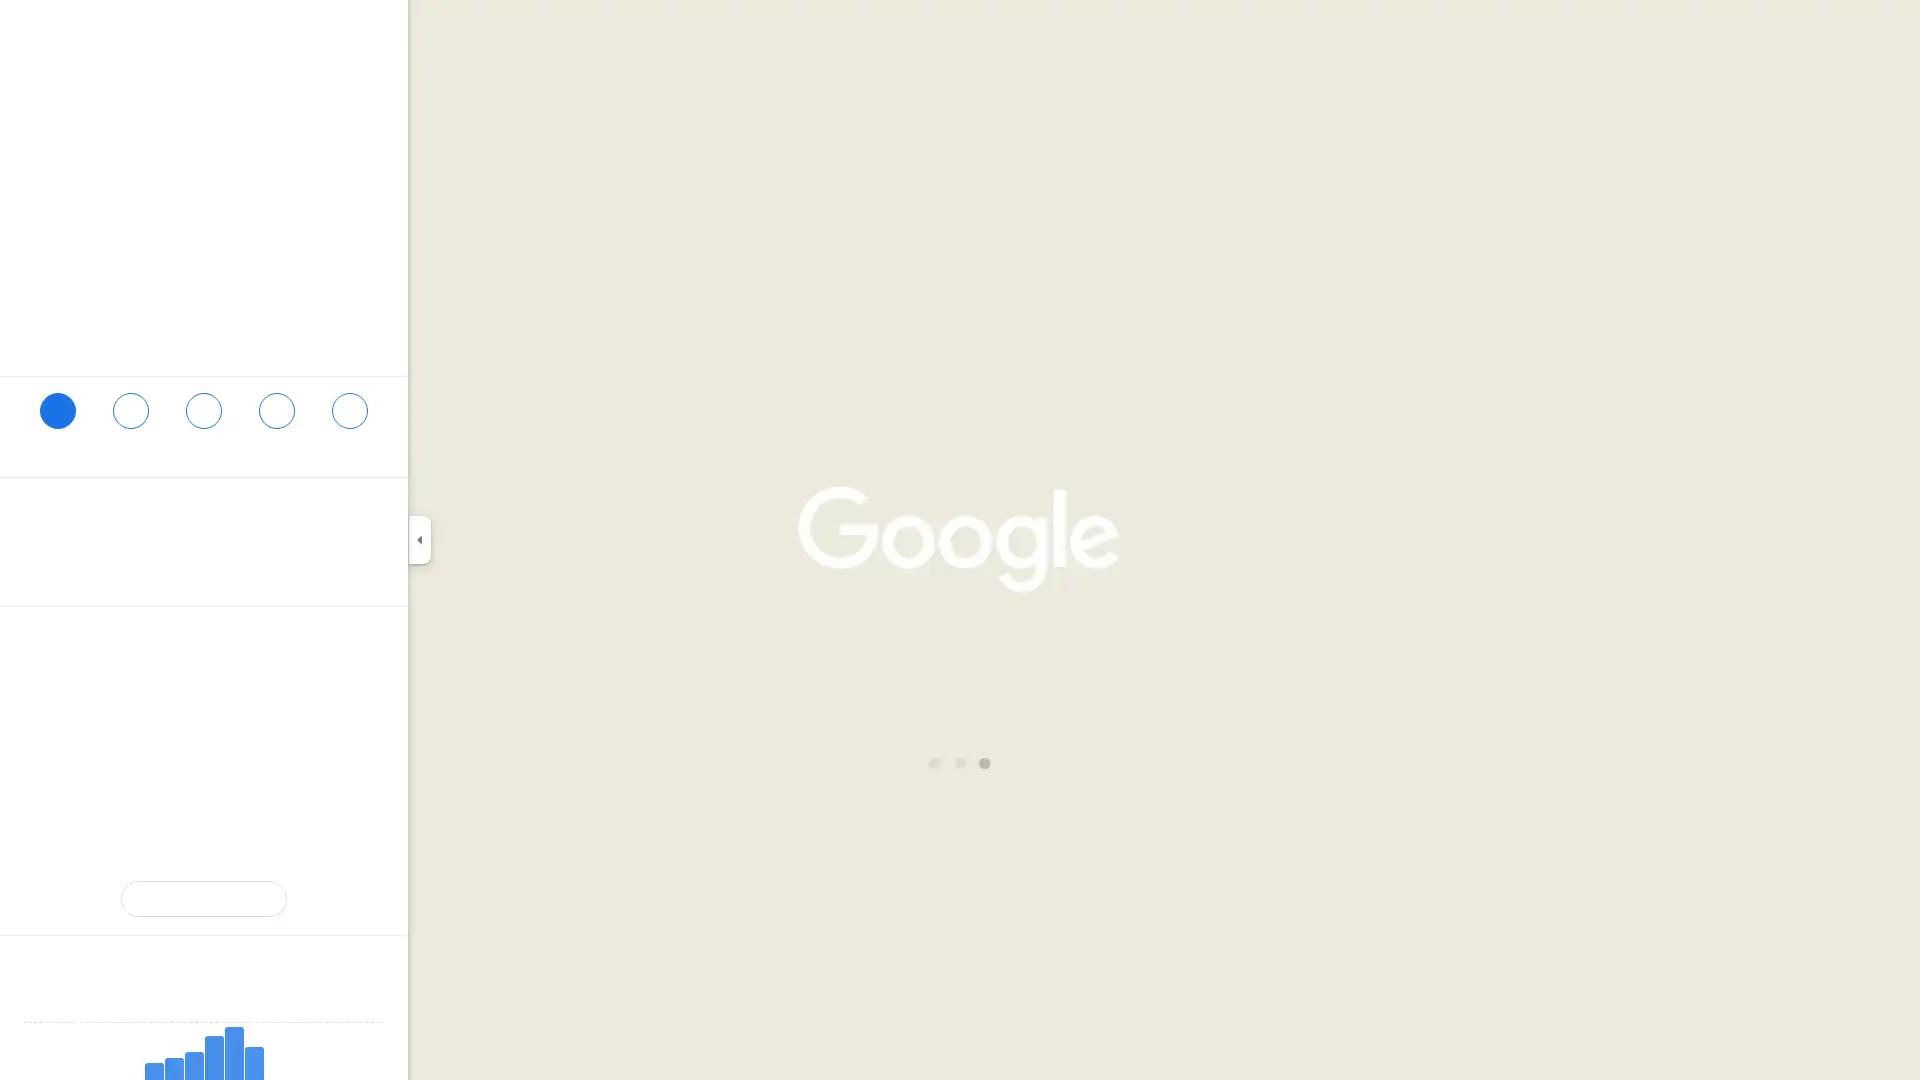  What do you see at coordinates (203, 418) in the screenshot?
I see `Search nearby Every Thing Goes Book Cafe and Neighborhood Stage` at bounding box center [203, 418].